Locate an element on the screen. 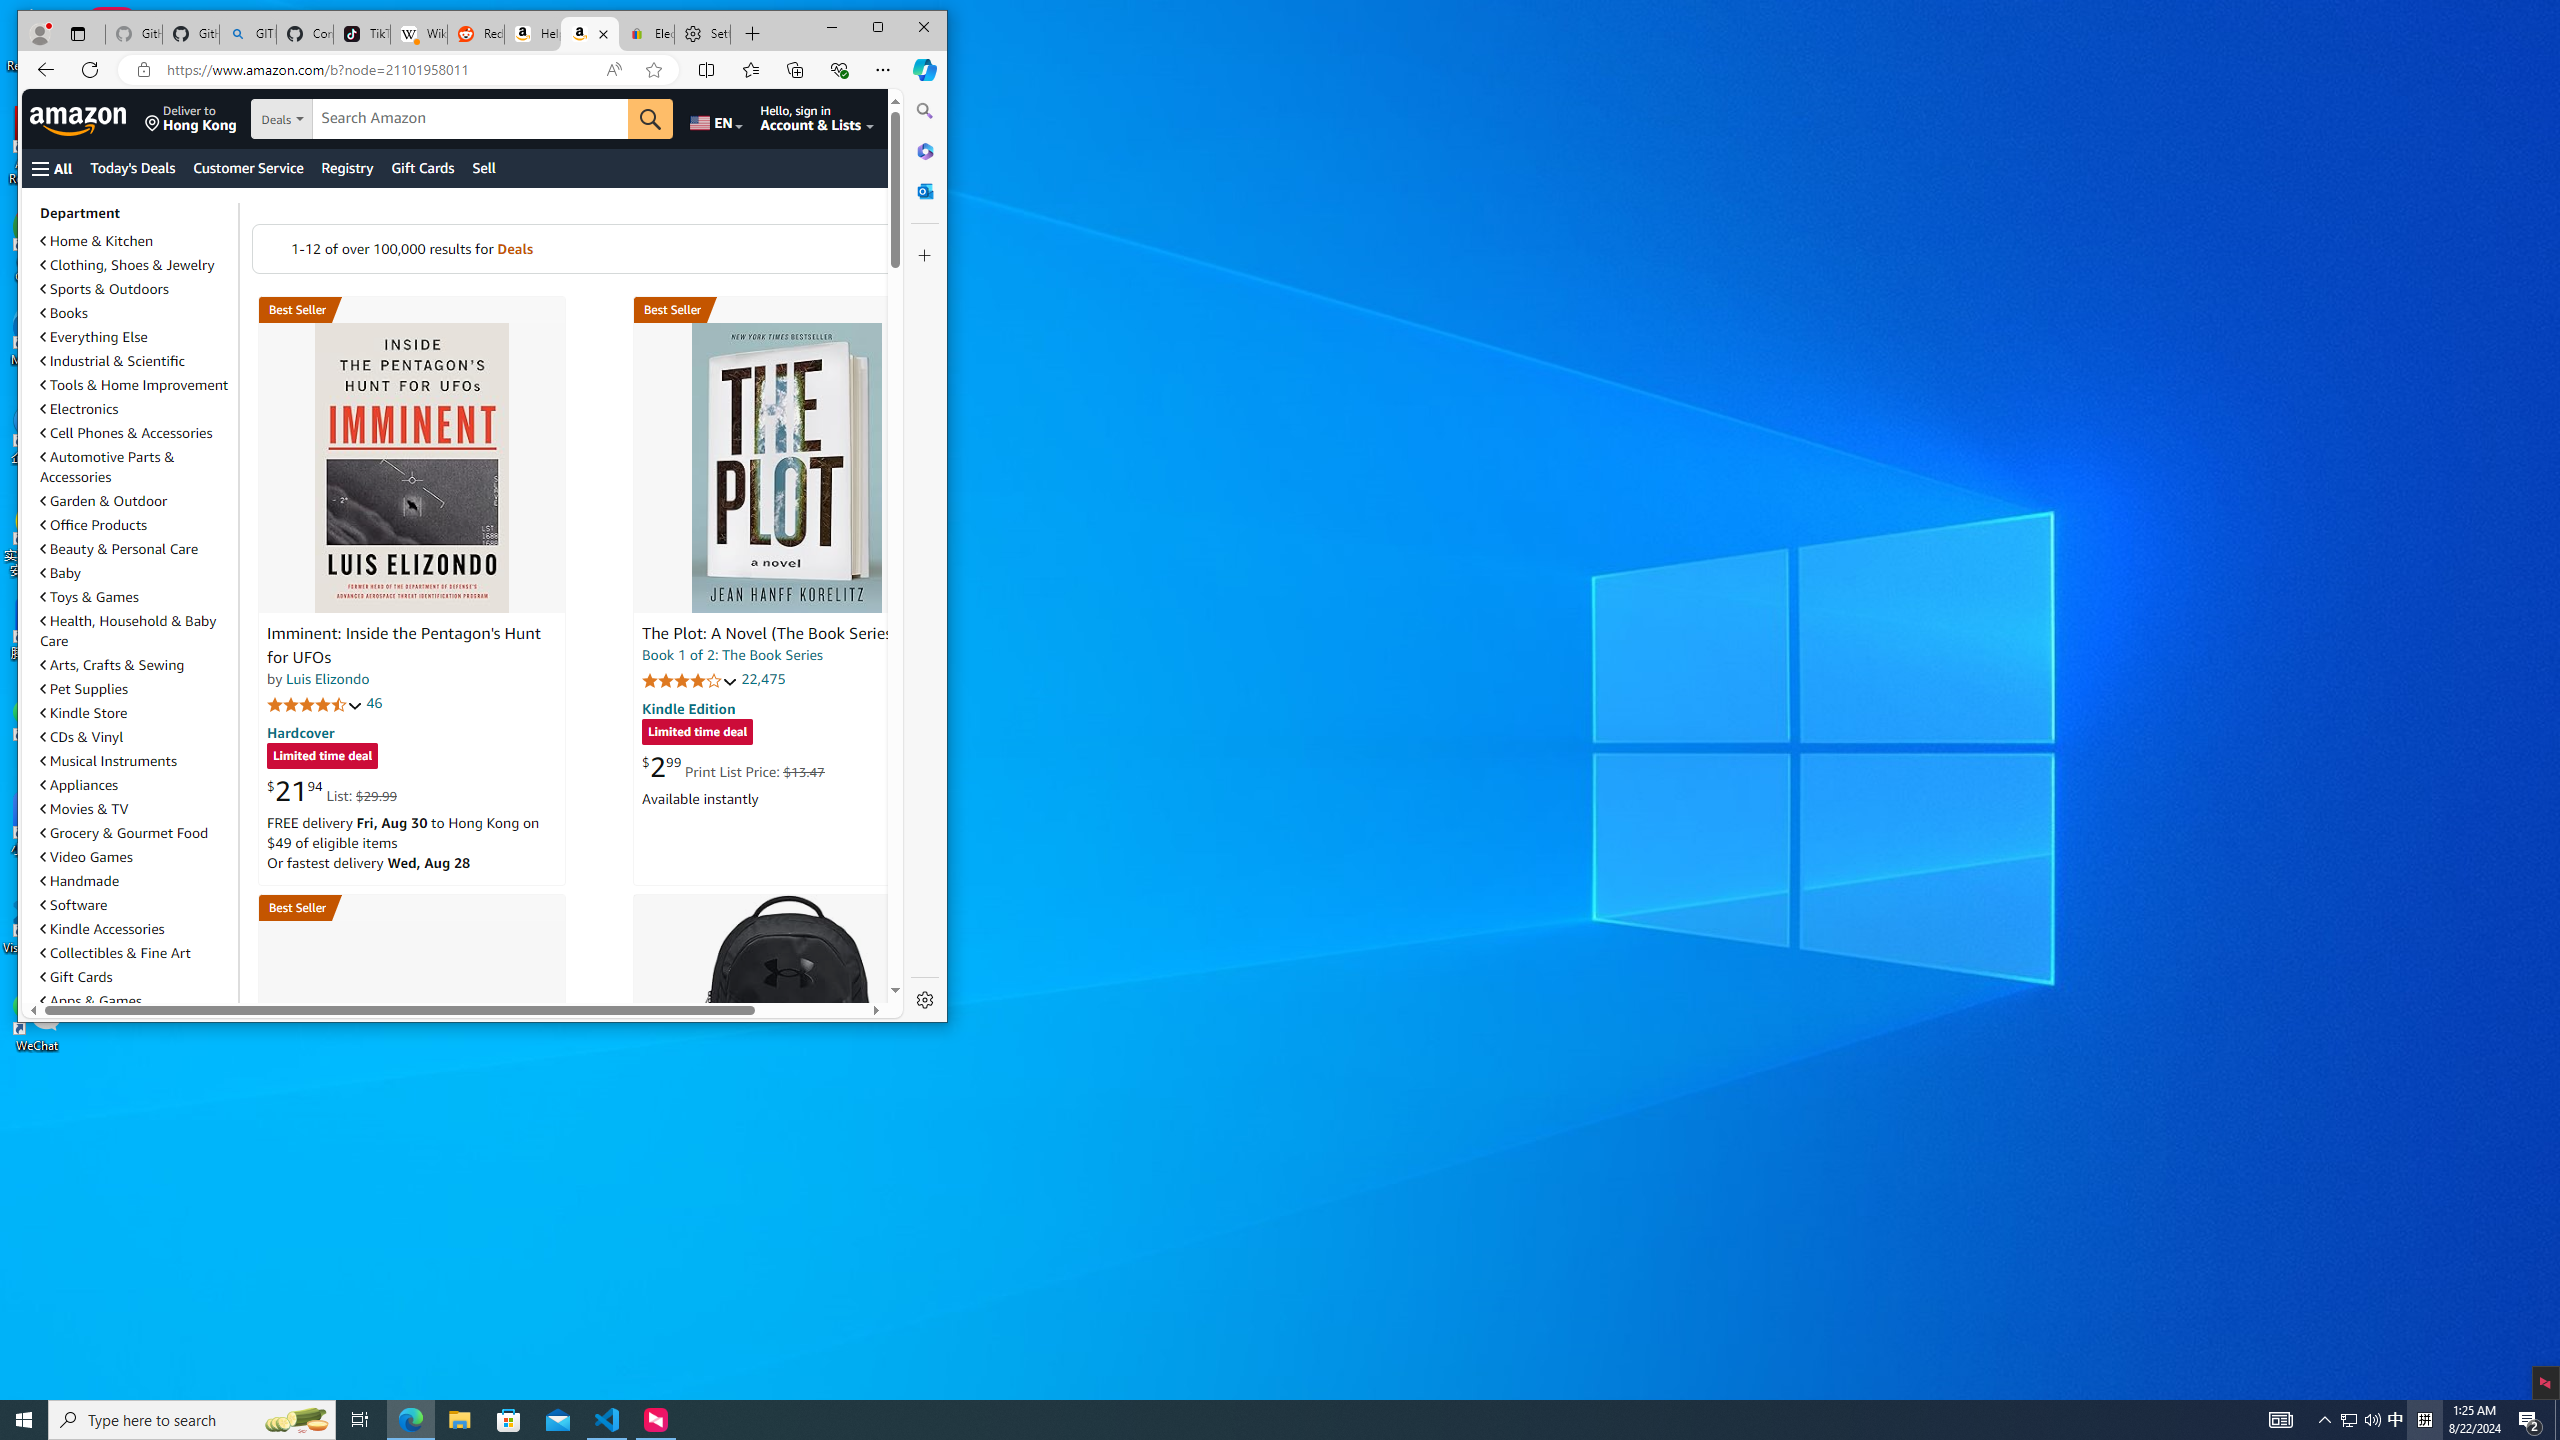  'Deliver to Hong Kong' is located at coordinates (189, 118).